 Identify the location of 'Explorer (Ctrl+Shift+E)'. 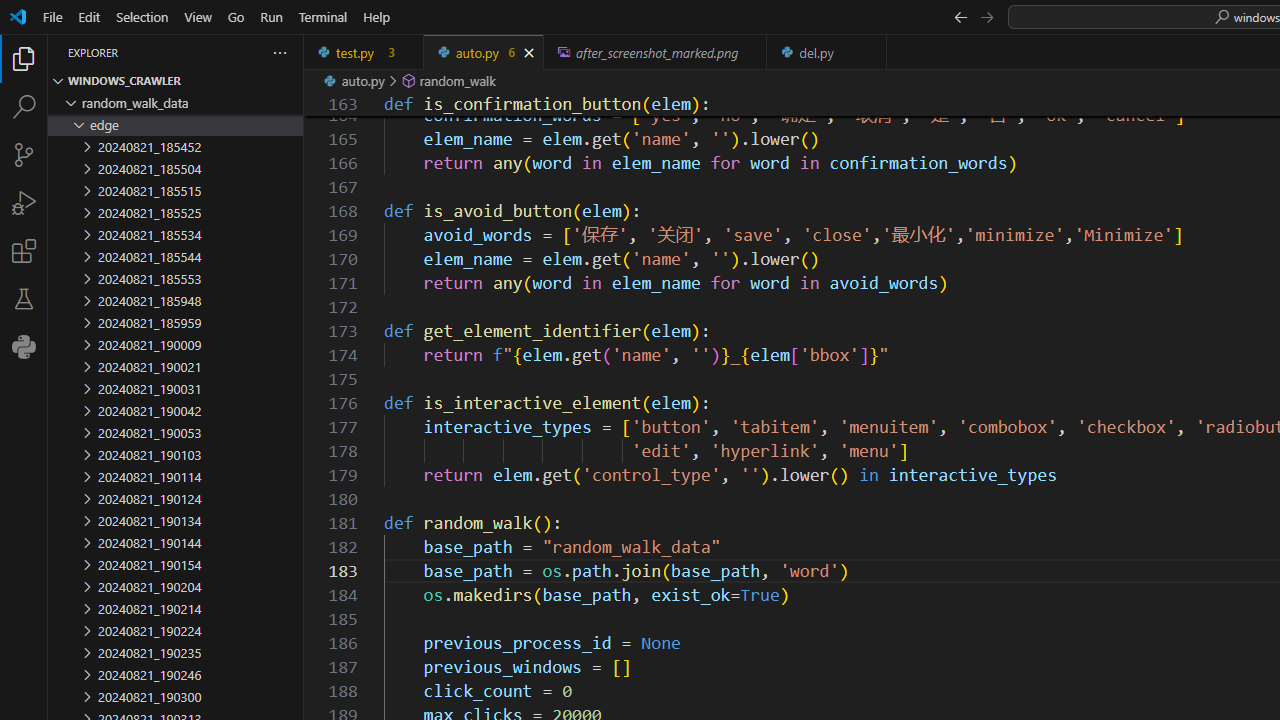
(24, 58).